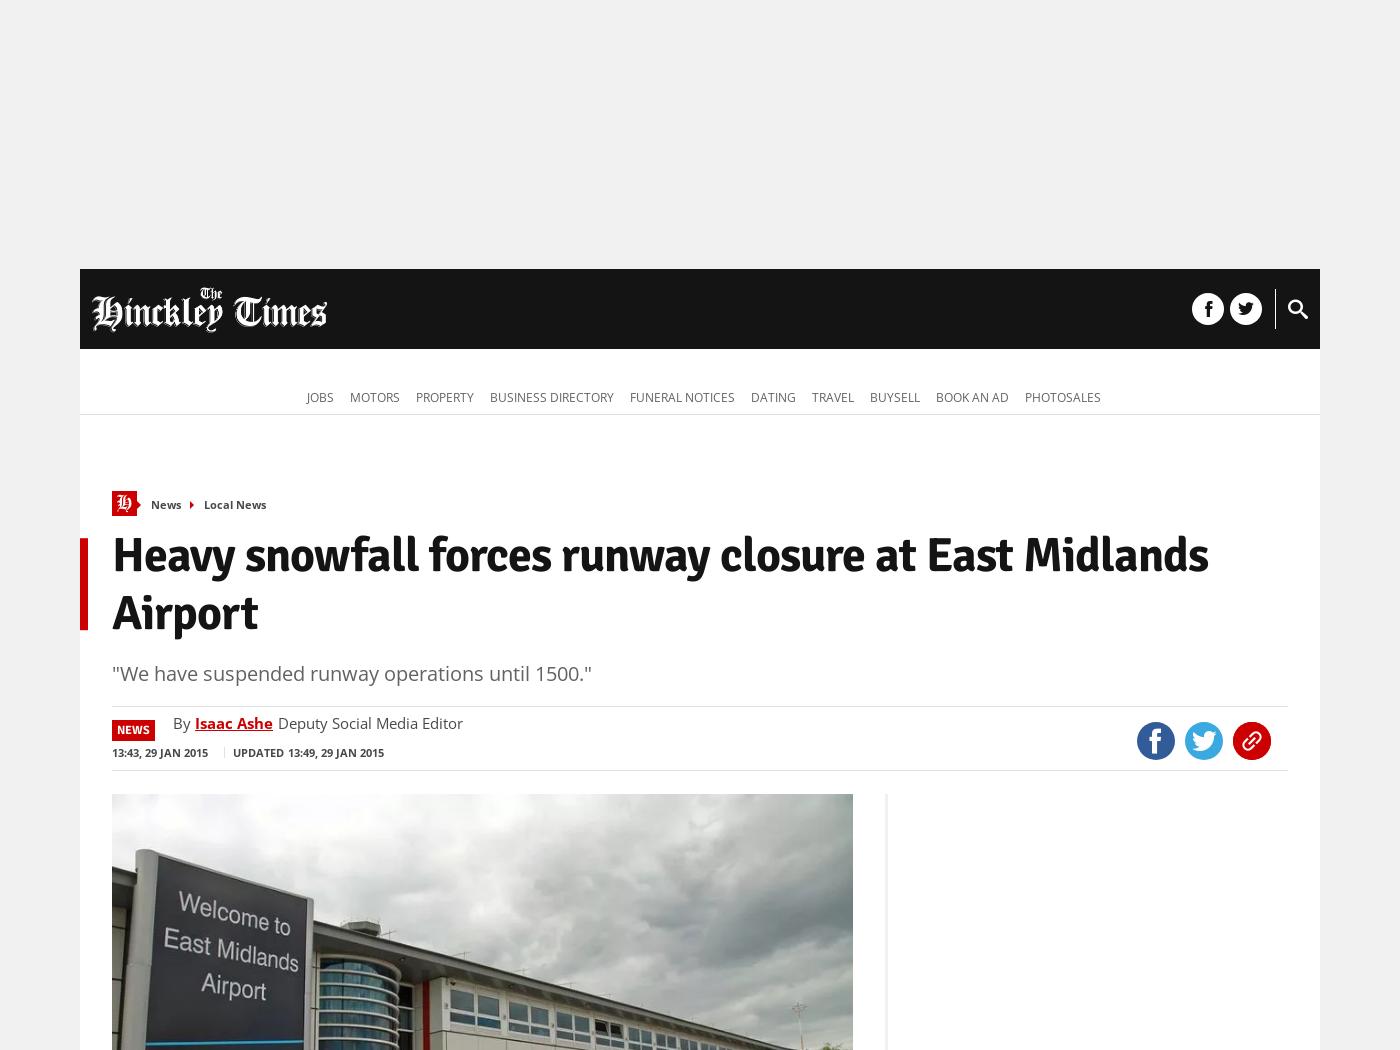  What do you see at coordinates (833, 397) in the screenshot?
I see `'Travel'` at bounding box center [833, 397].